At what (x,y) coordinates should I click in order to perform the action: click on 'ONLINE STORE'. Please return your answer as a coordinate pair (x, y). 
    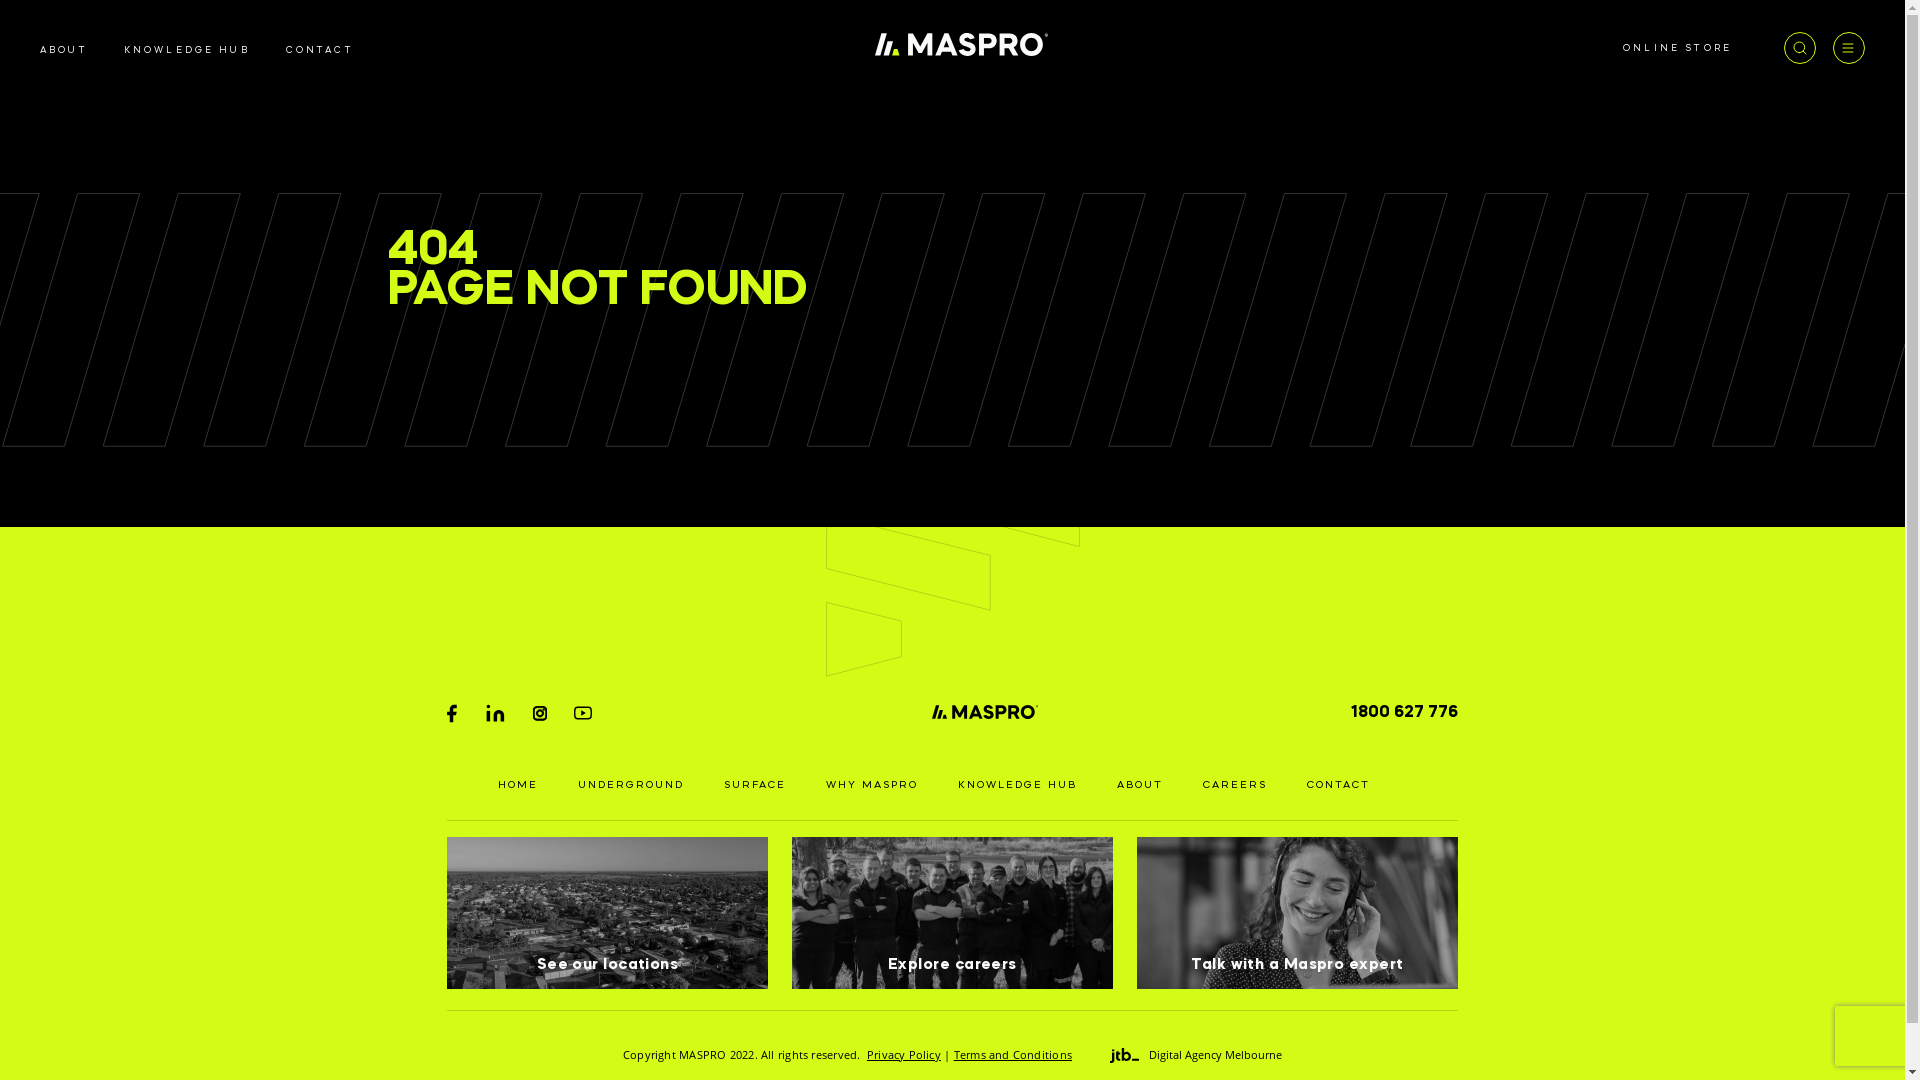
    Looking at the image, I should click on (1677, 46).